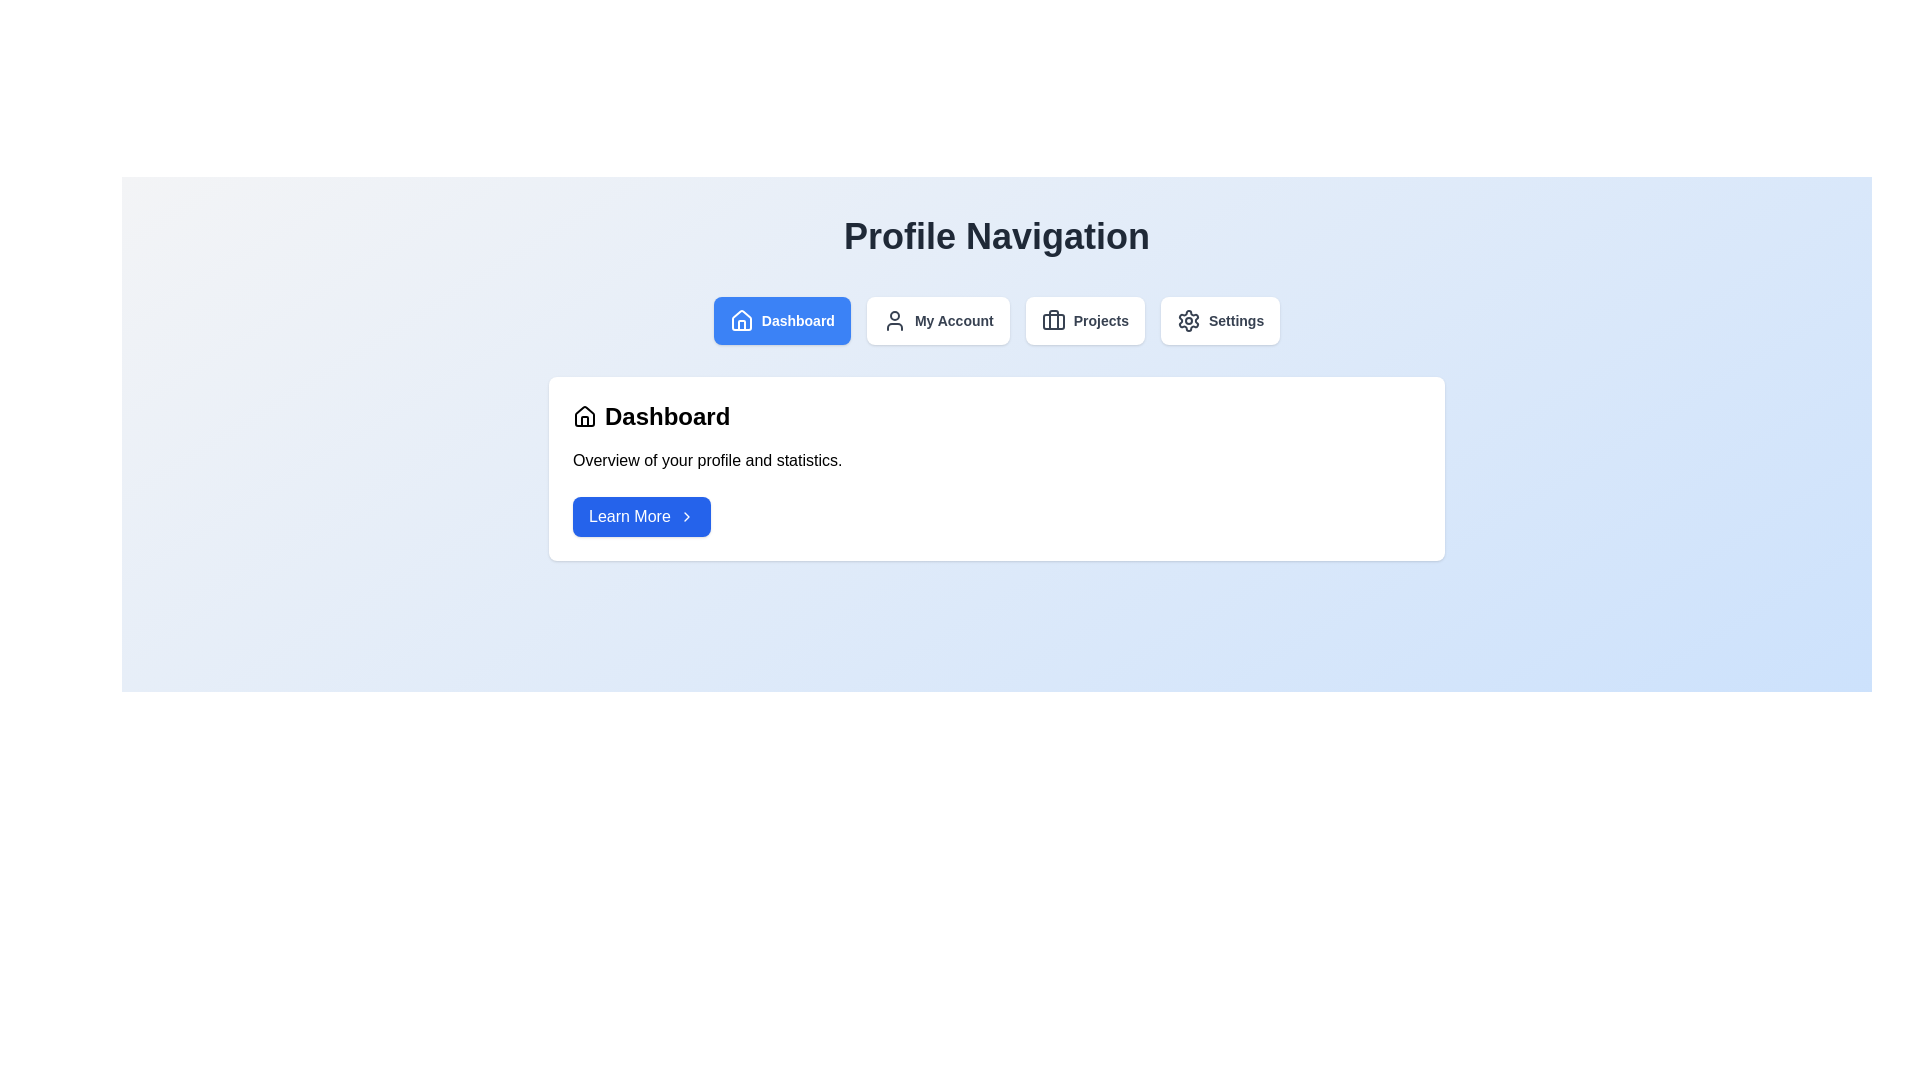 This screenshot has height=1080, width=1920. What do you see at coordinates (937, 319) in the screenshot?
I see `the 'My Account' button, which is a rectangular button with bold, dark-gray text and a user profile icon, located between the 'Dashboard' and 'Projects' buttons` at bounding box center [937, 319].